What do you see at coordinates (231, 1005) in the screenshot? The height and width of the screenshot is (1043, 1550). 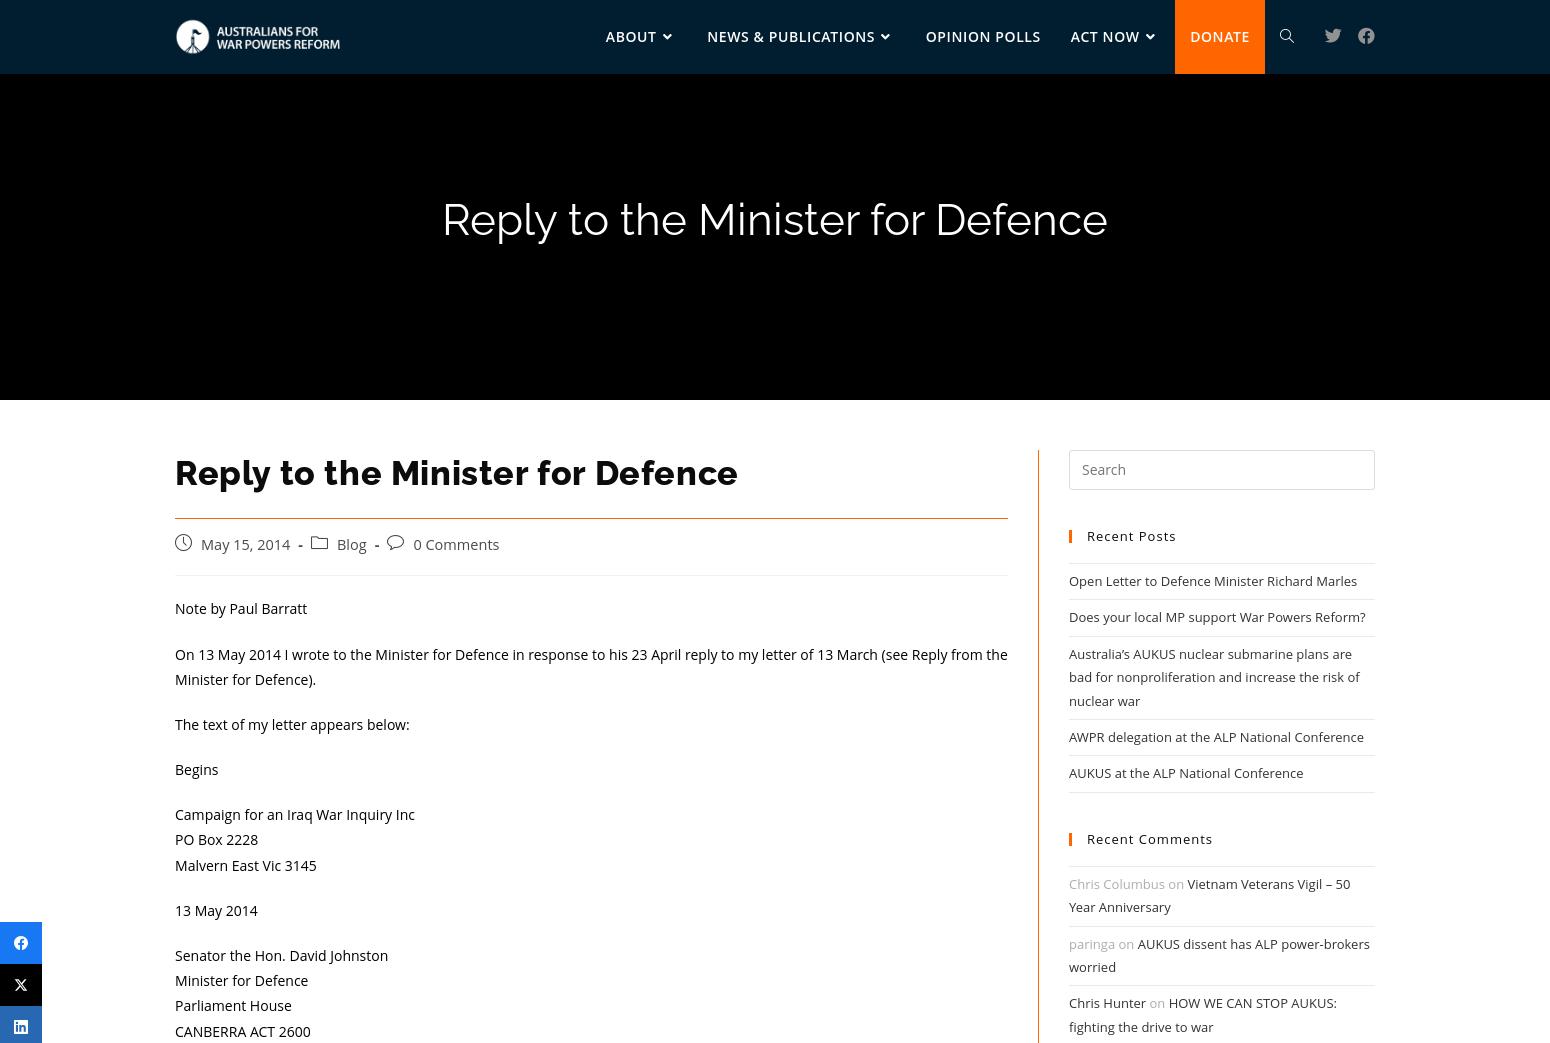 I see `'Parliament House'` at bounding box center [231, 1005].